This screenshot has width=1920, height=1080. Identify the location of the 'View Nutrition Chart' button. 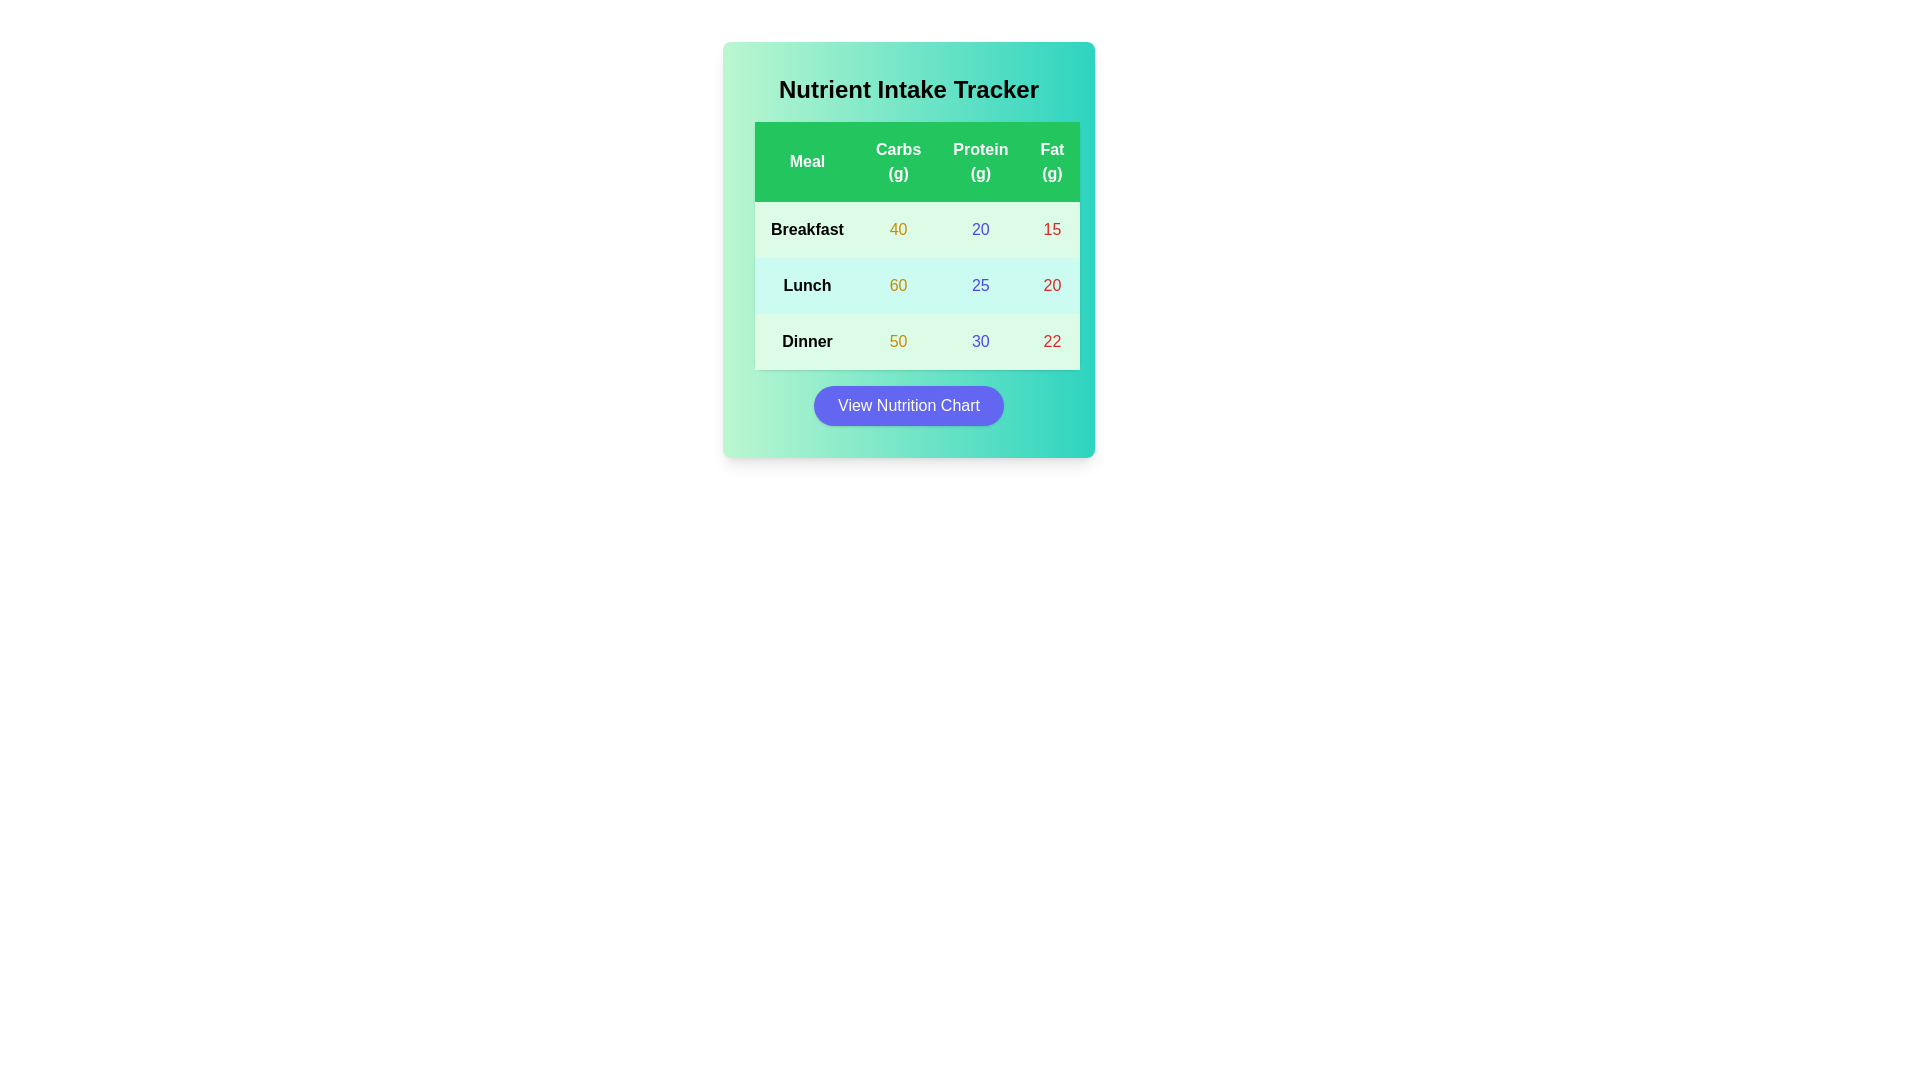
(907, 405).